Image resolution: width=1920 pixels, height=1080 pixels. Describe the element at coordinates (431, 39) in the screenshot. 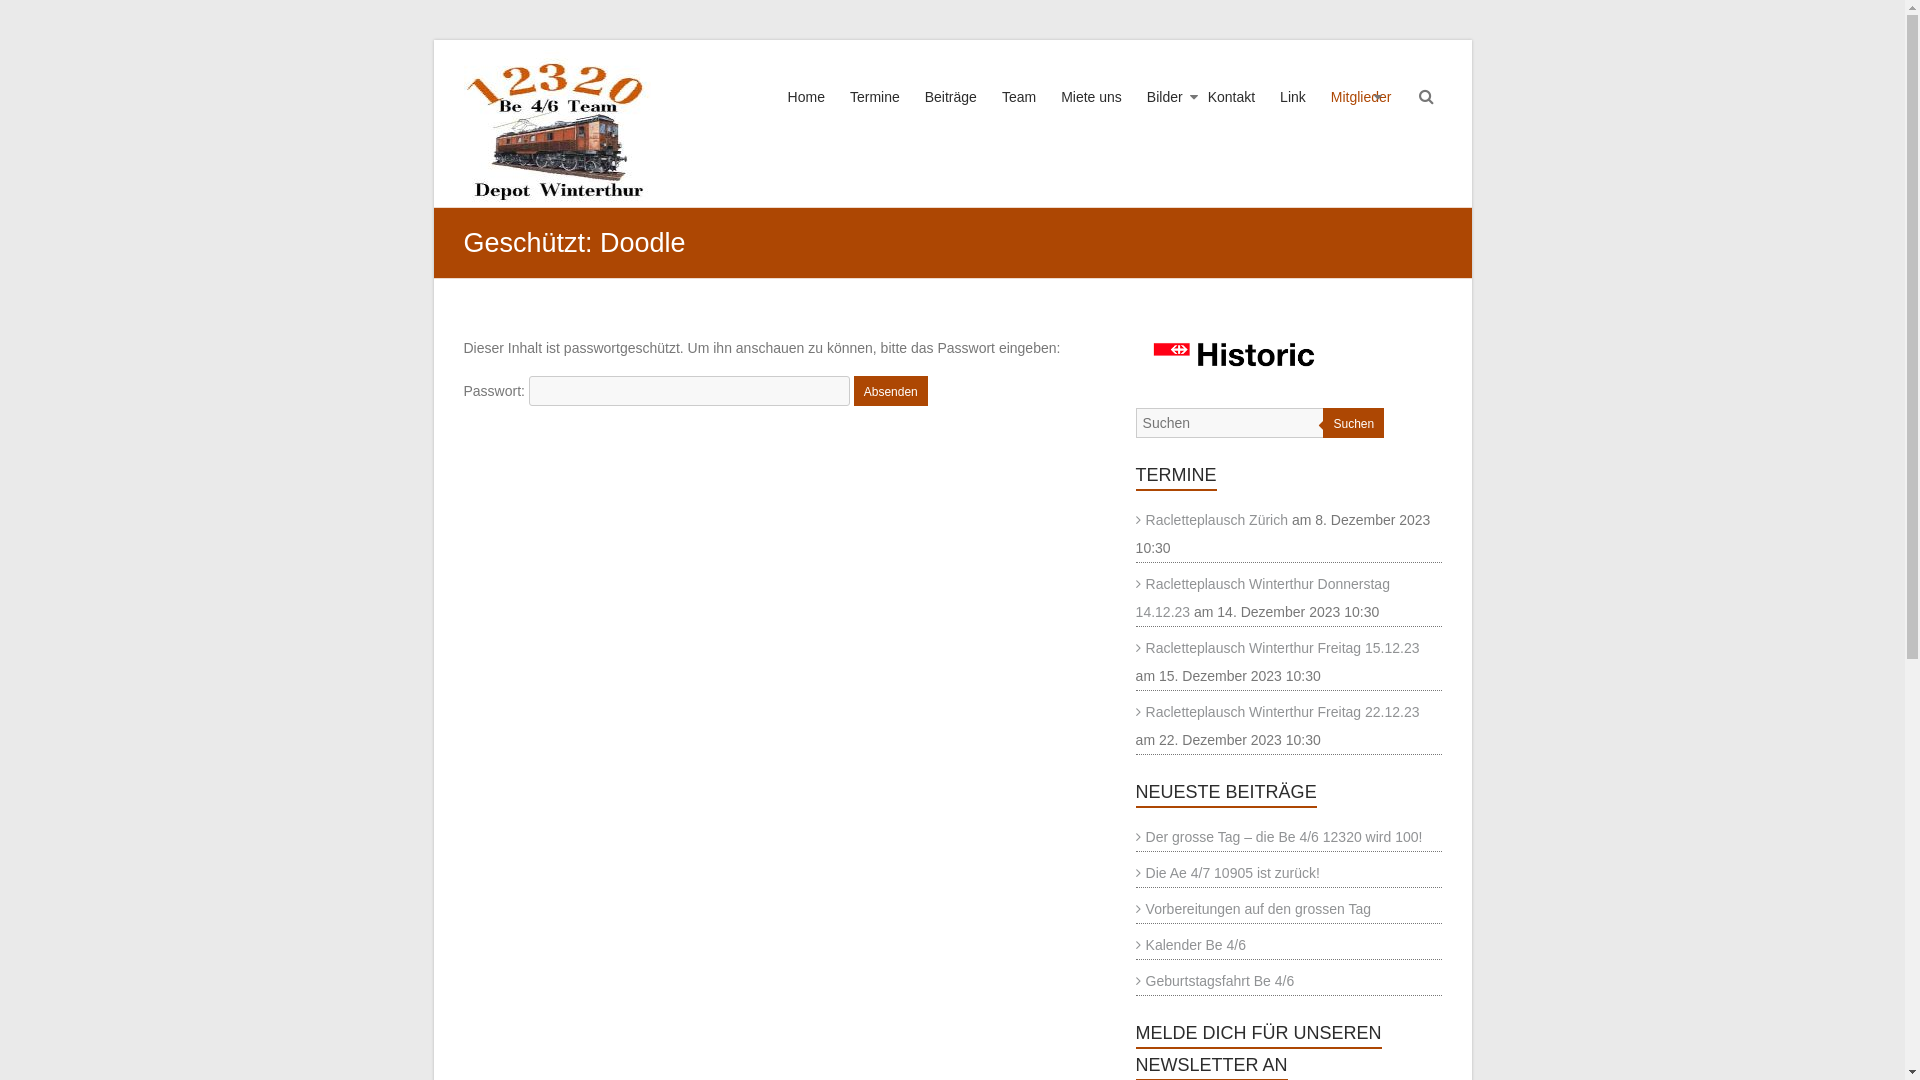

I see `'Zum Inhalt wechseln'` at that location.